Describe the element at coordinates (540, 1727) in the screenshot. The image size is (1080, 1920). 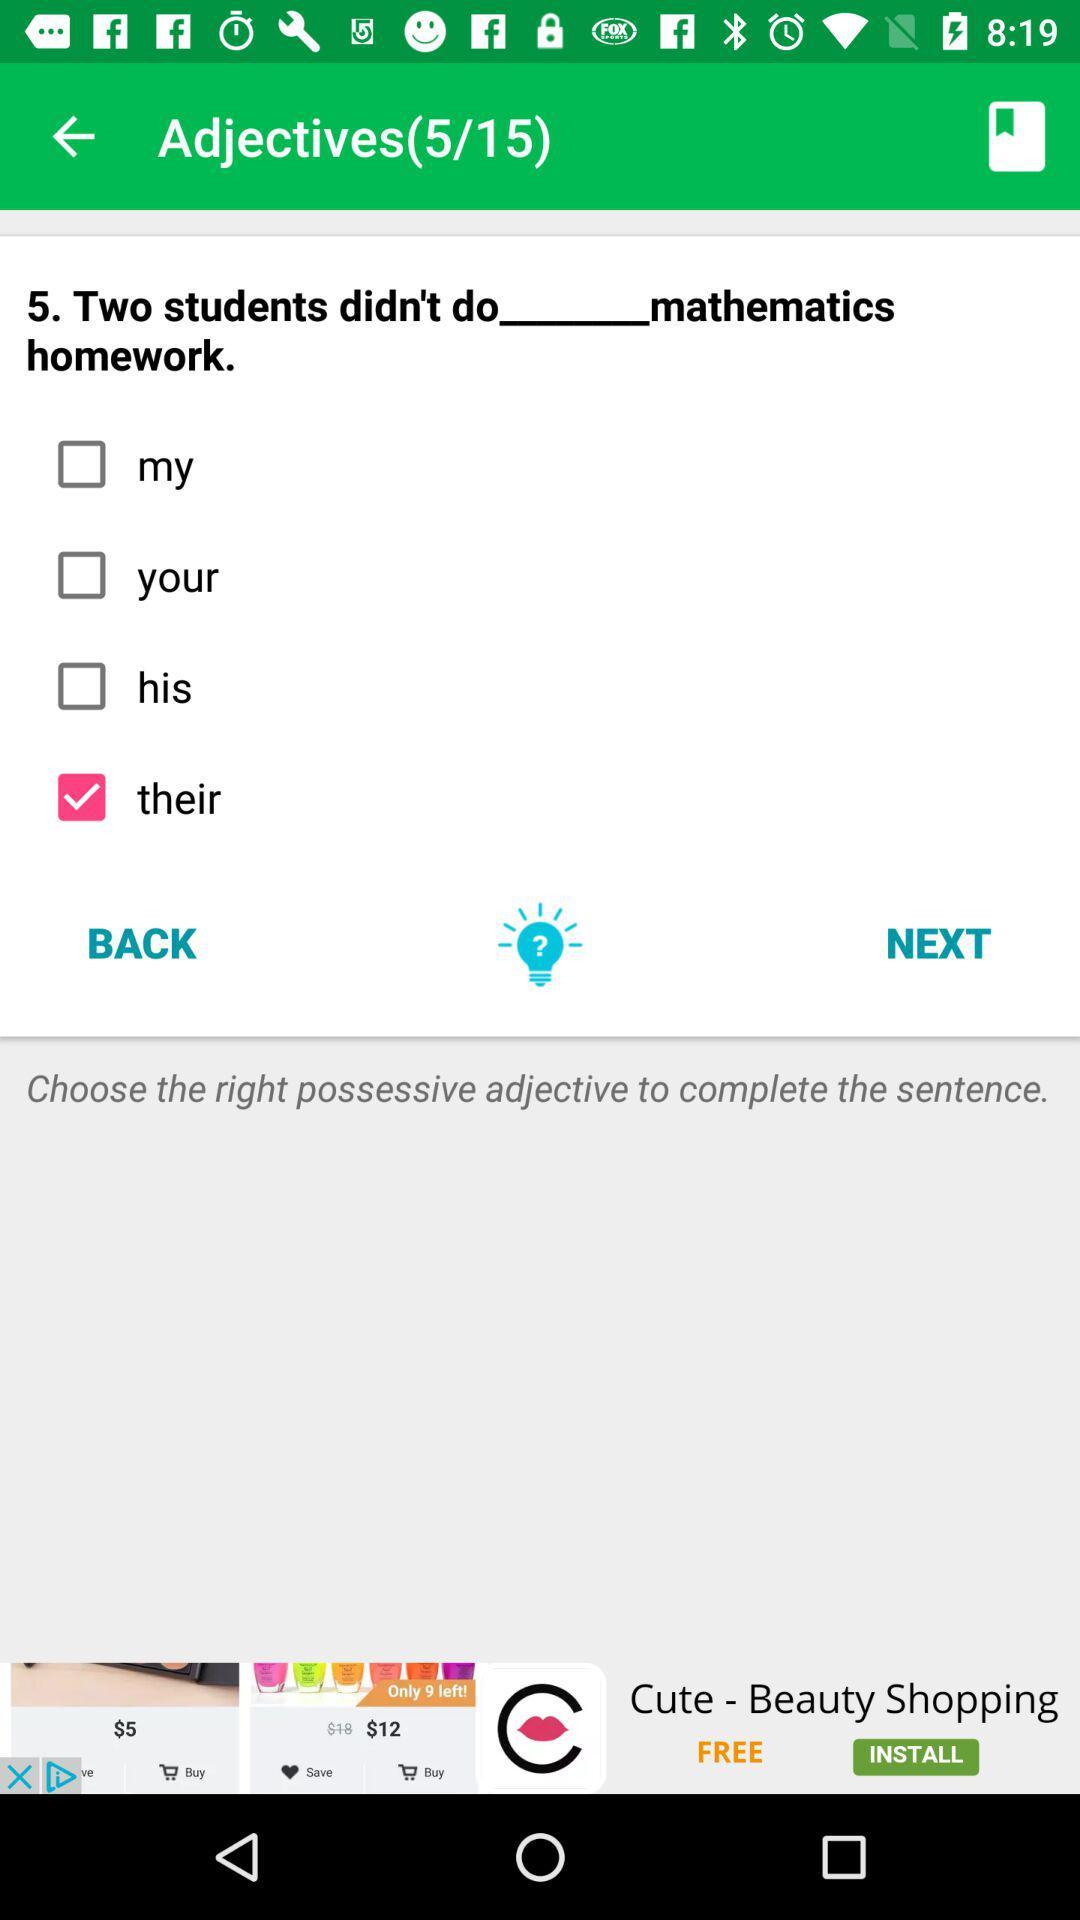
I see `advertisement page` at that location.